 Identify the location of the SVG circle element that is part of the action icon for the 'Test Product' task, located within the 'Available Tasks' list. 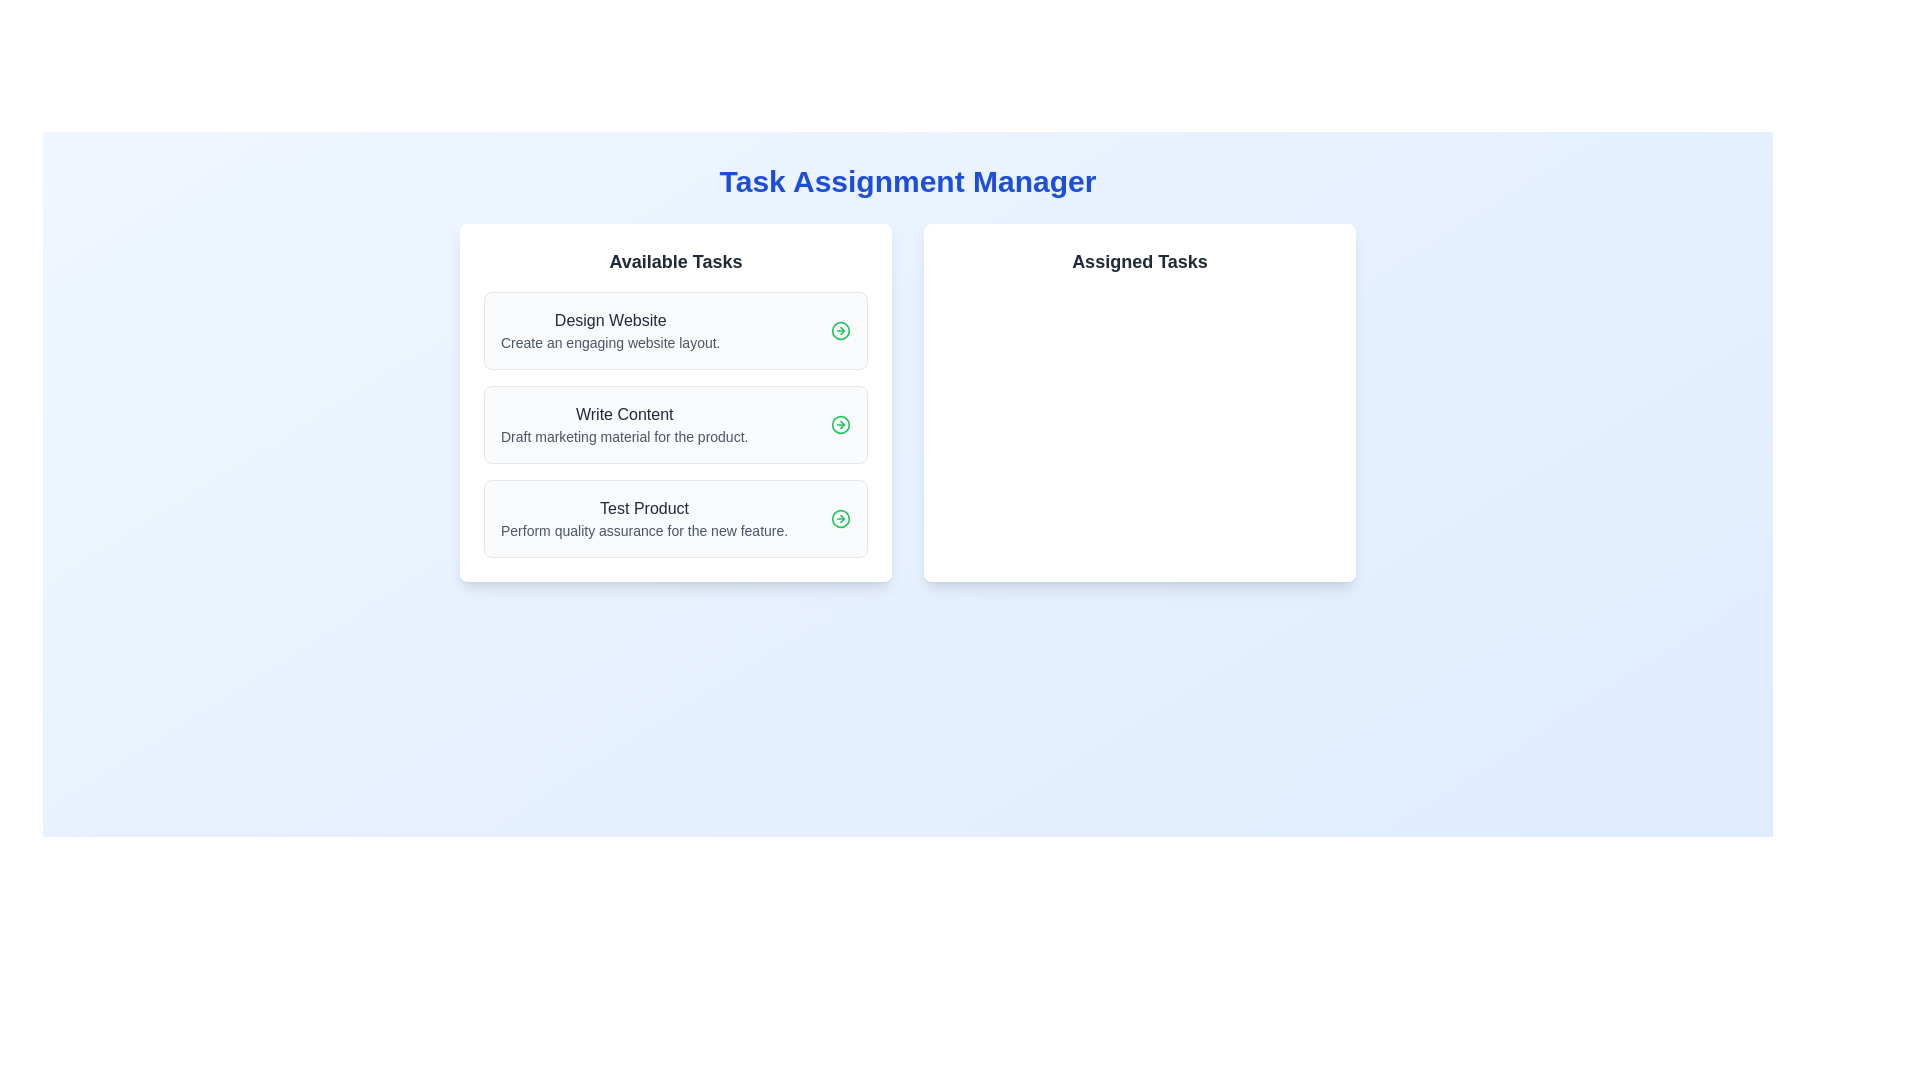
(840, 516).